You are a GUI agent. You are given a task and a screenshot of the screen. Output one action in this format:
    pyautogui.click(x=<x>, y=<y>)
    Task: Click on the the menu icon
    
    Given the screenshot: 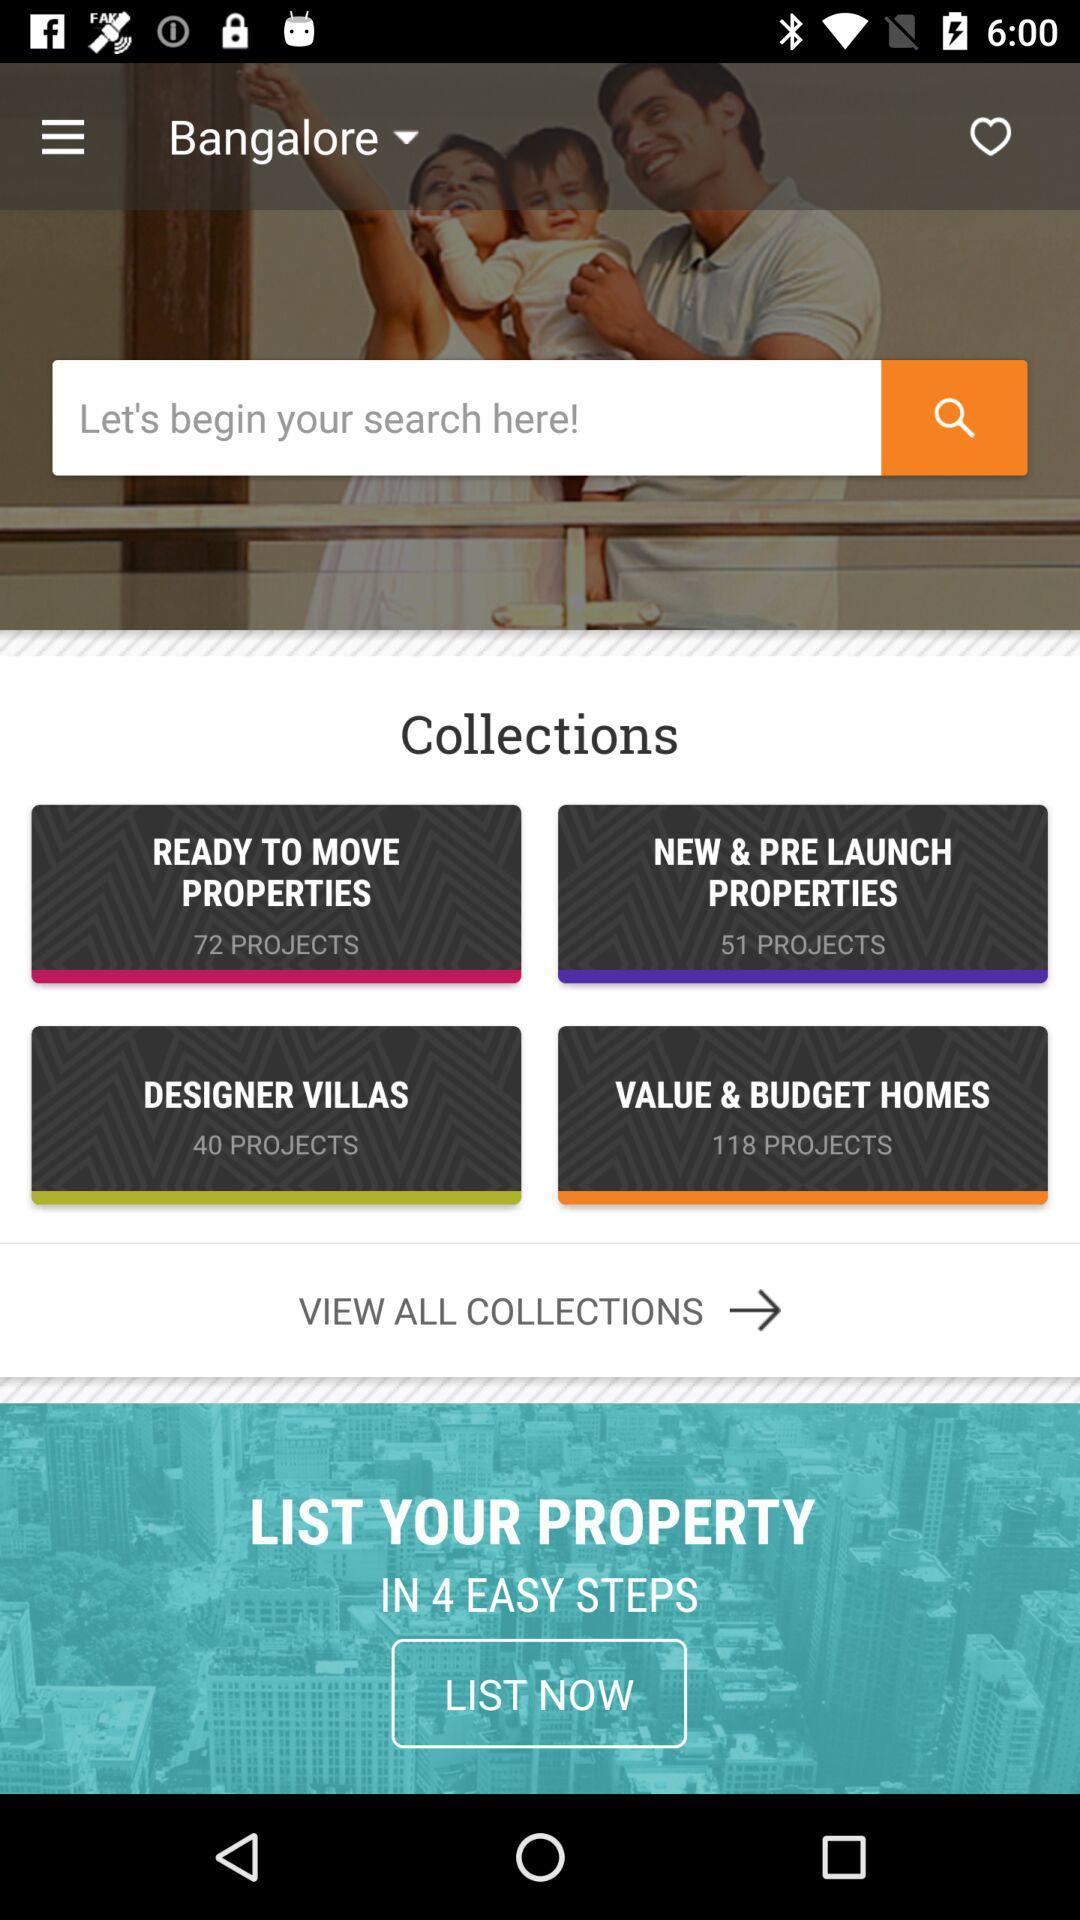 What is the action you would take?
    pyautogui.click(x=83, y=135)
    